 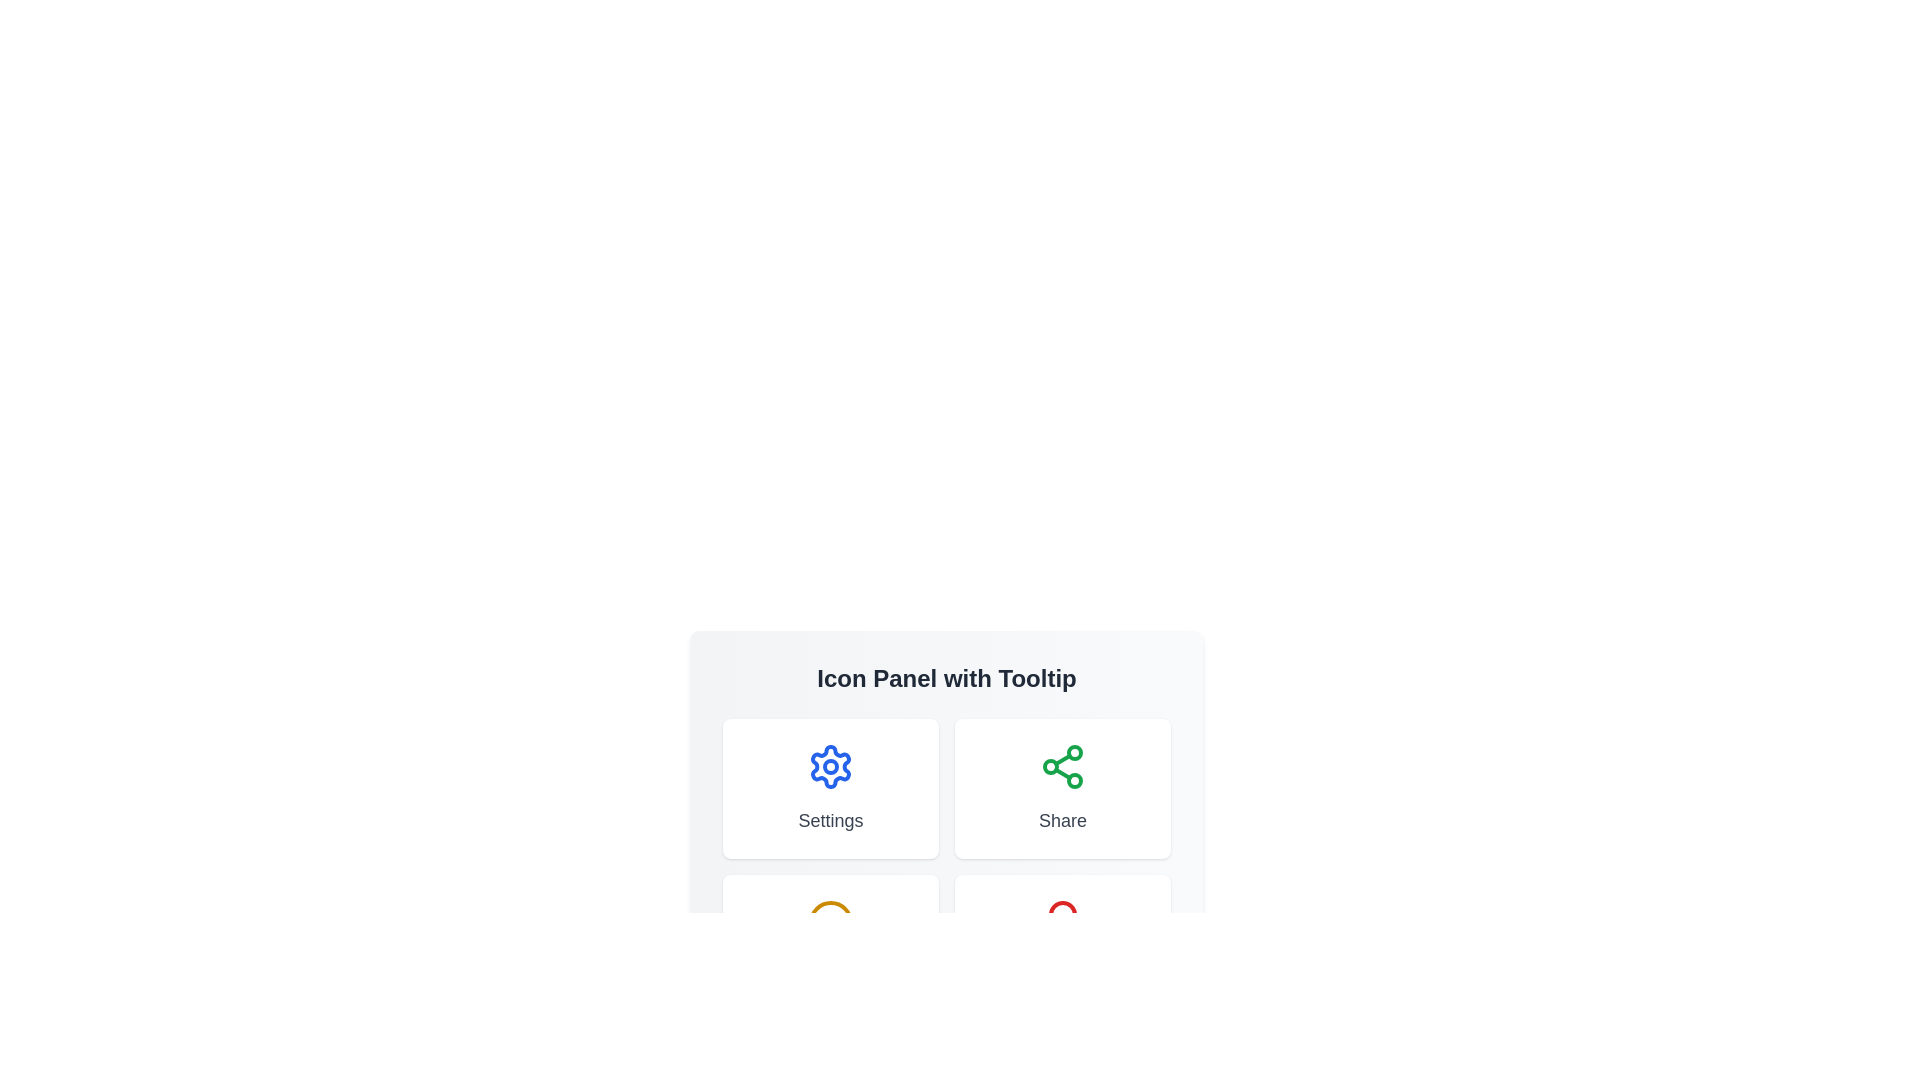 I want to click on the 'Share' static text element, which serves as a label for the sharing icon located in the top-right tile of the icon grid, so click(x=1061, y=821).